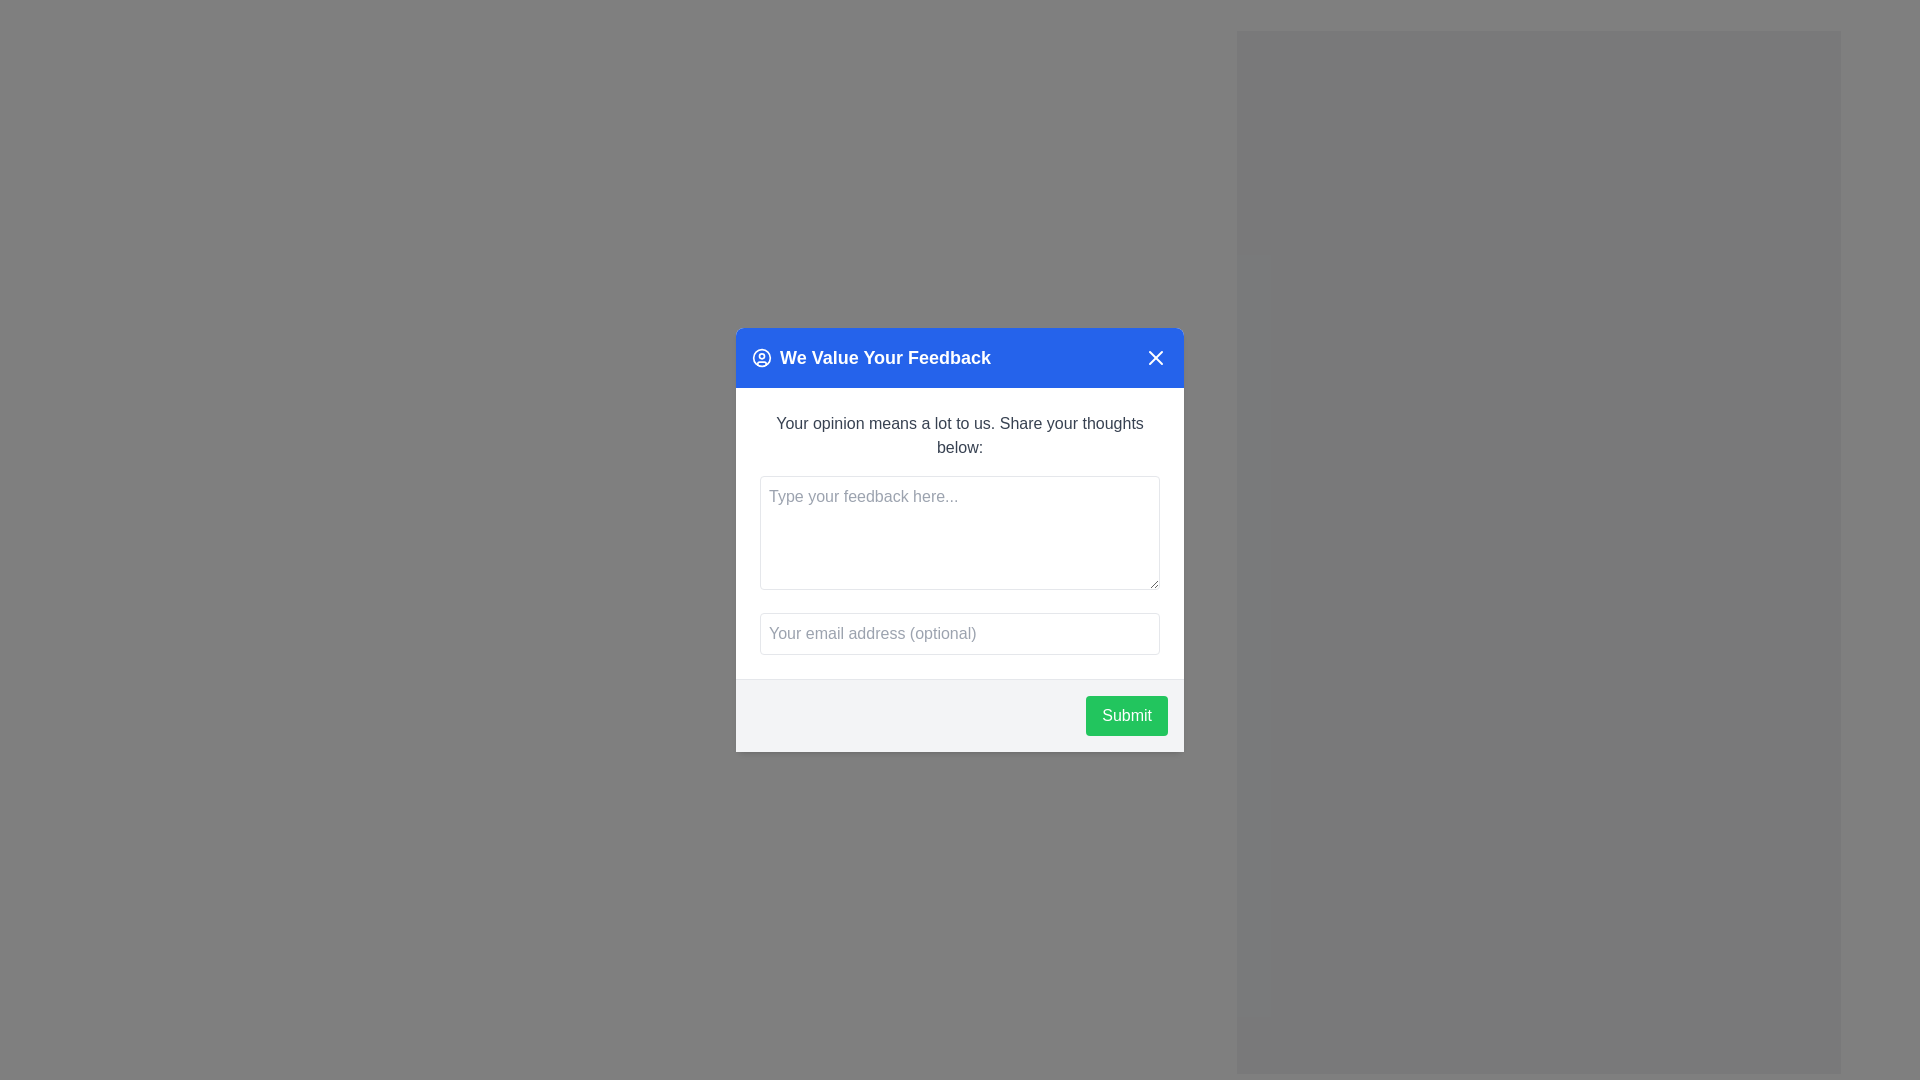  I want to click on the static text element providing instructions for feedback, located at the top of the feedback form, so click(960, 434).